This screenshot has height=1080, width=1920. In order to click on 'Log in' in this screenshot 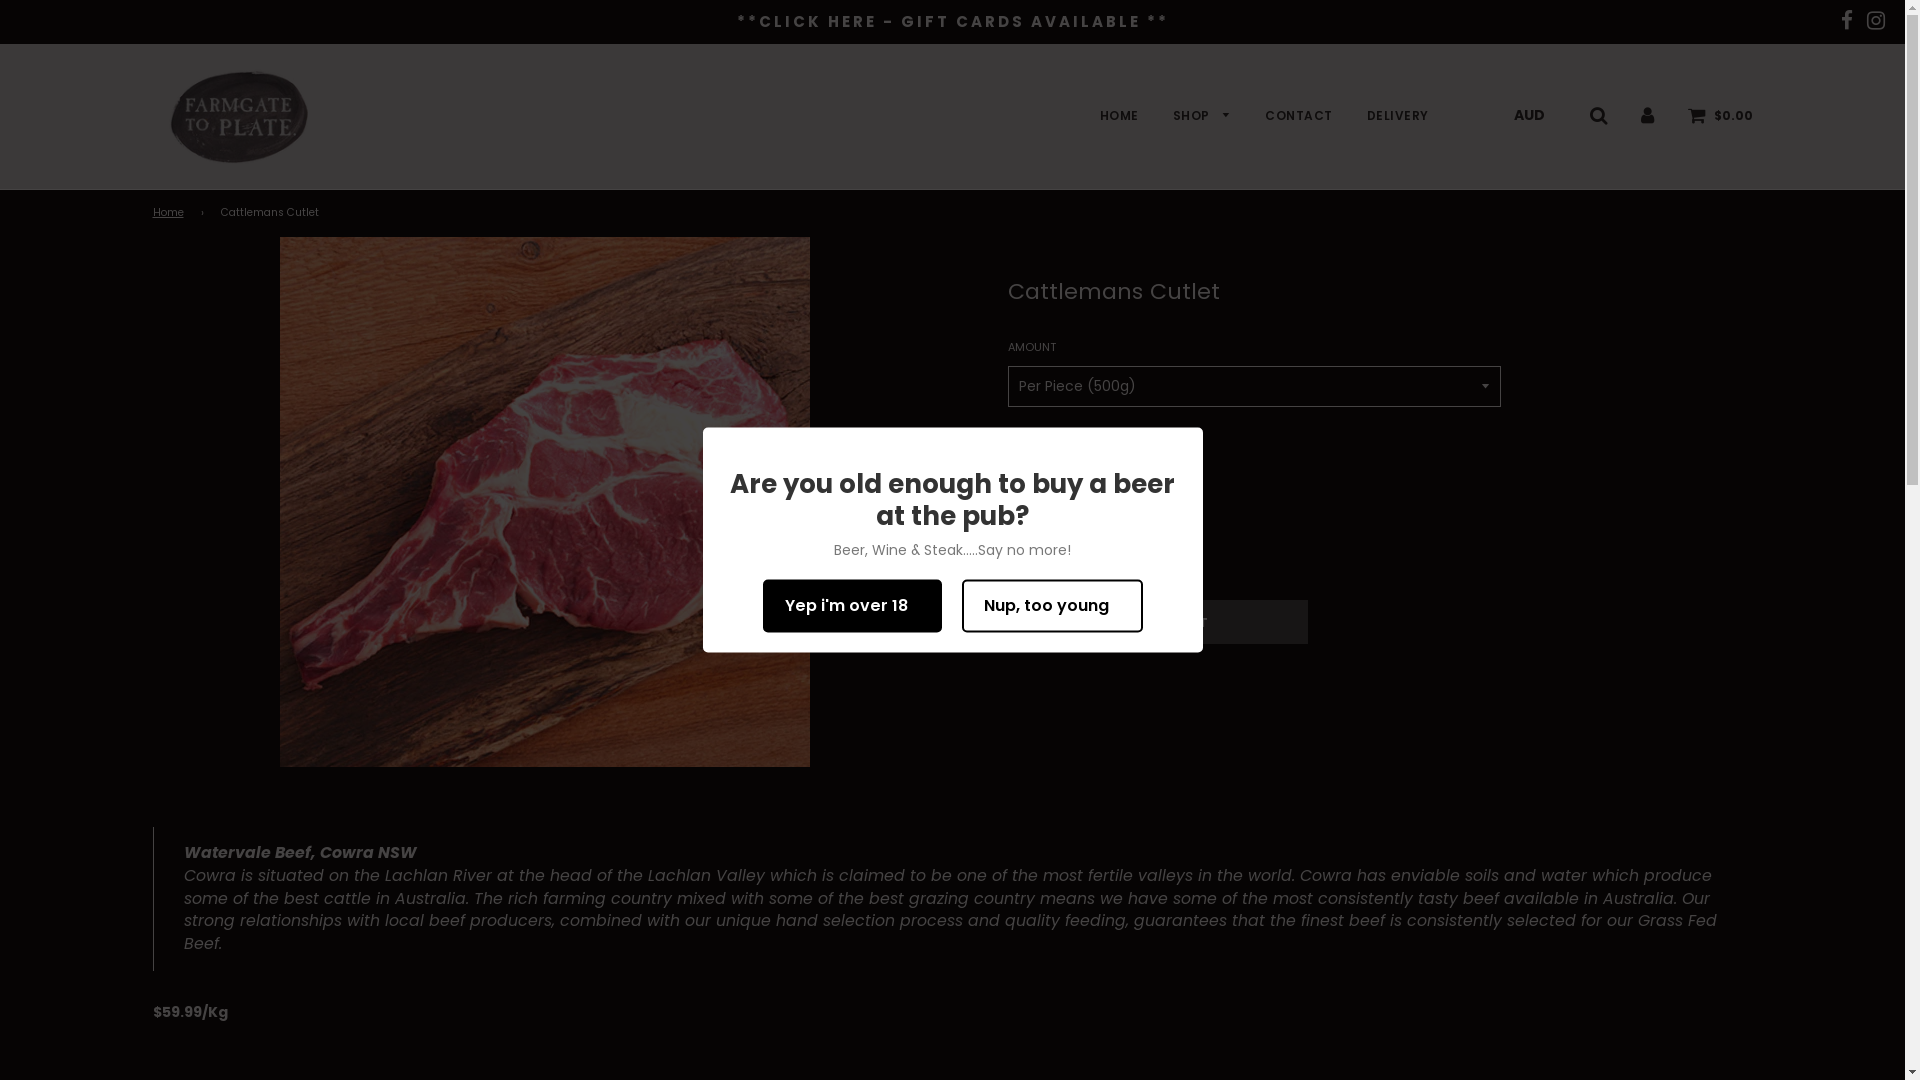, I will do `click(1646, 115)`.